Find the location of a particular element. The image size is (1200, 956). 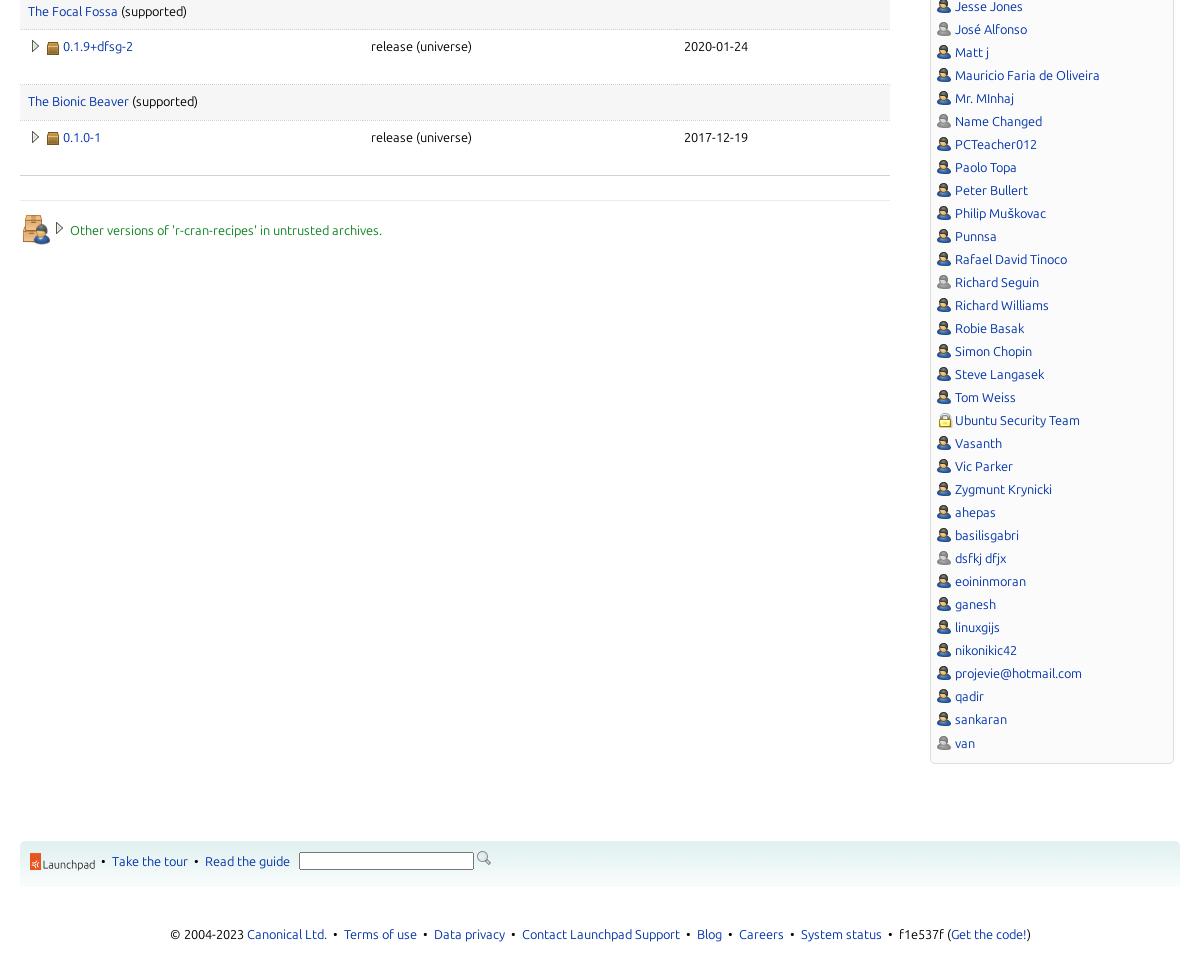

'nikonikic42' is located at coordinates (986, 649).